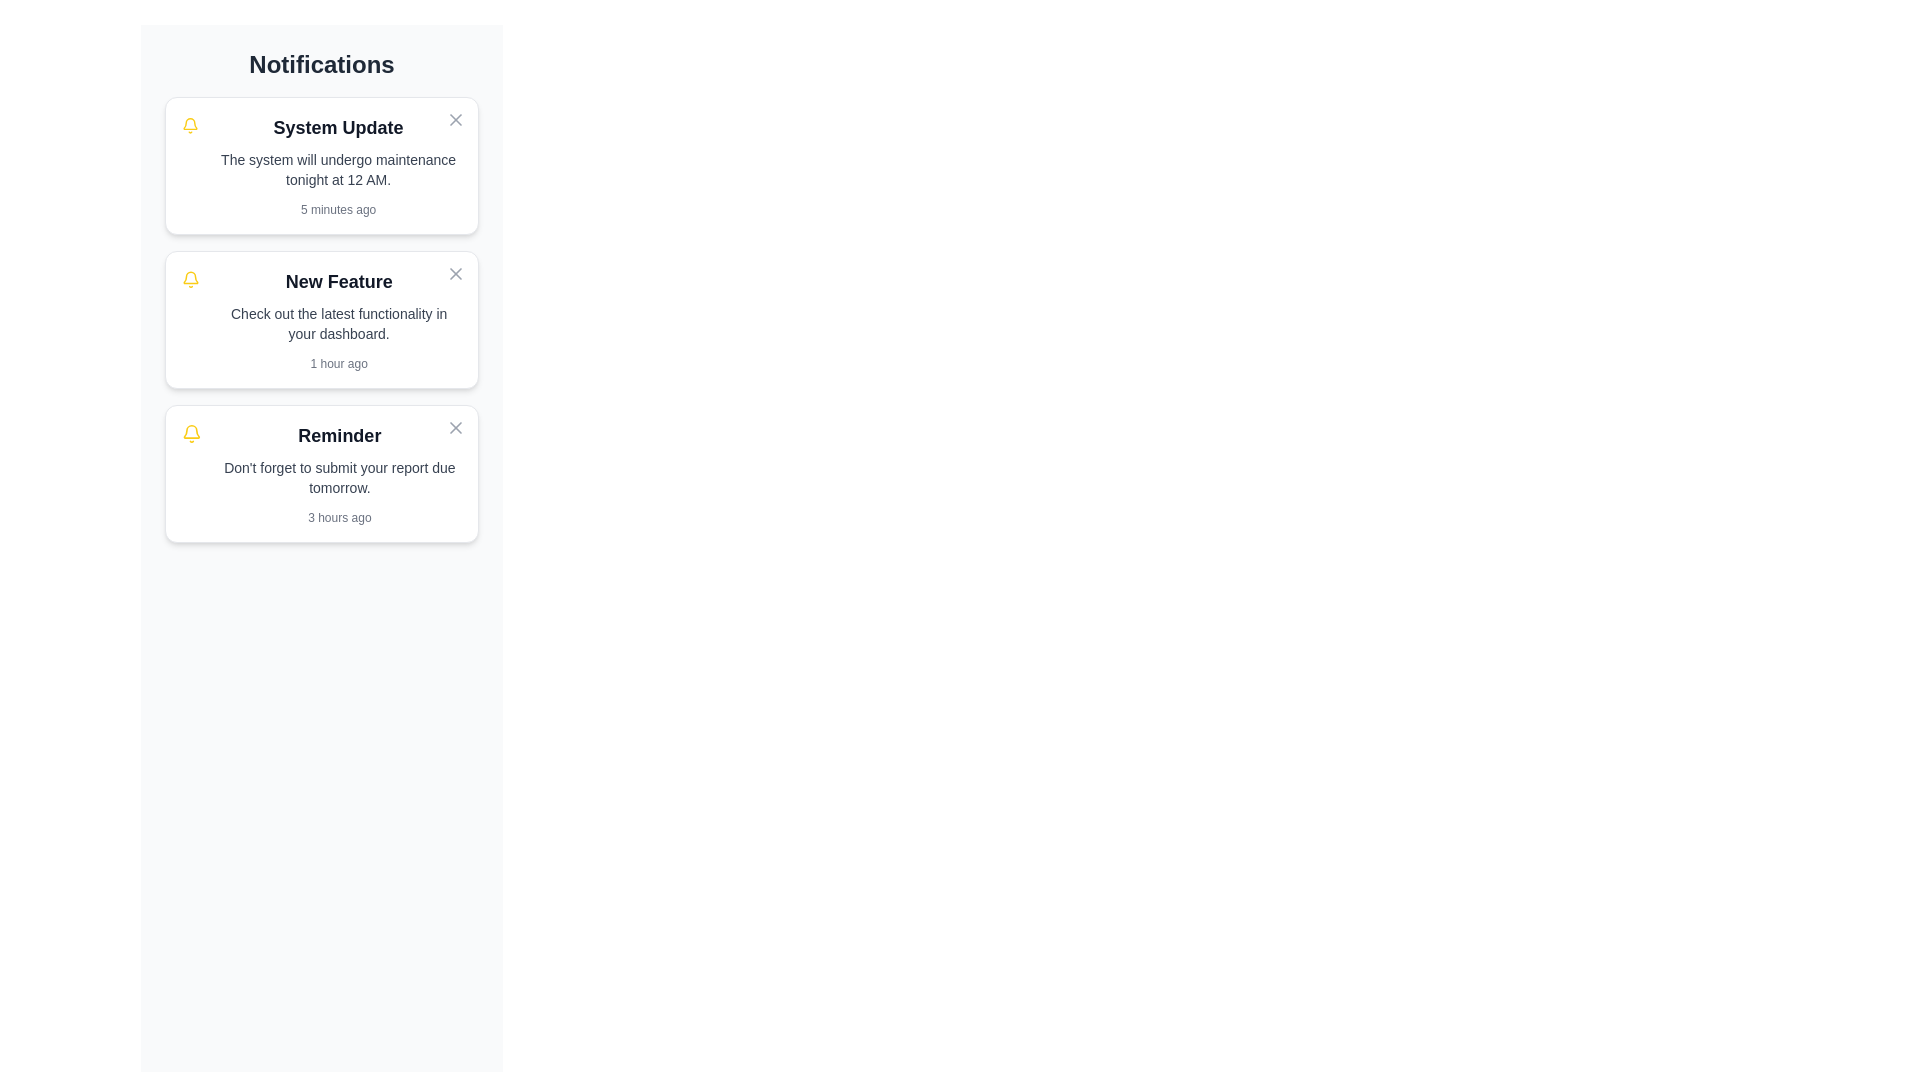 The width and height of the screenshot is (1920, 1080). Describe the element at coordinates (455, 427) in the screenshot. I see `the round gray button with a stylized 'X' icon in the top-right corner of the third notification titled 'Reminder'` at that location.